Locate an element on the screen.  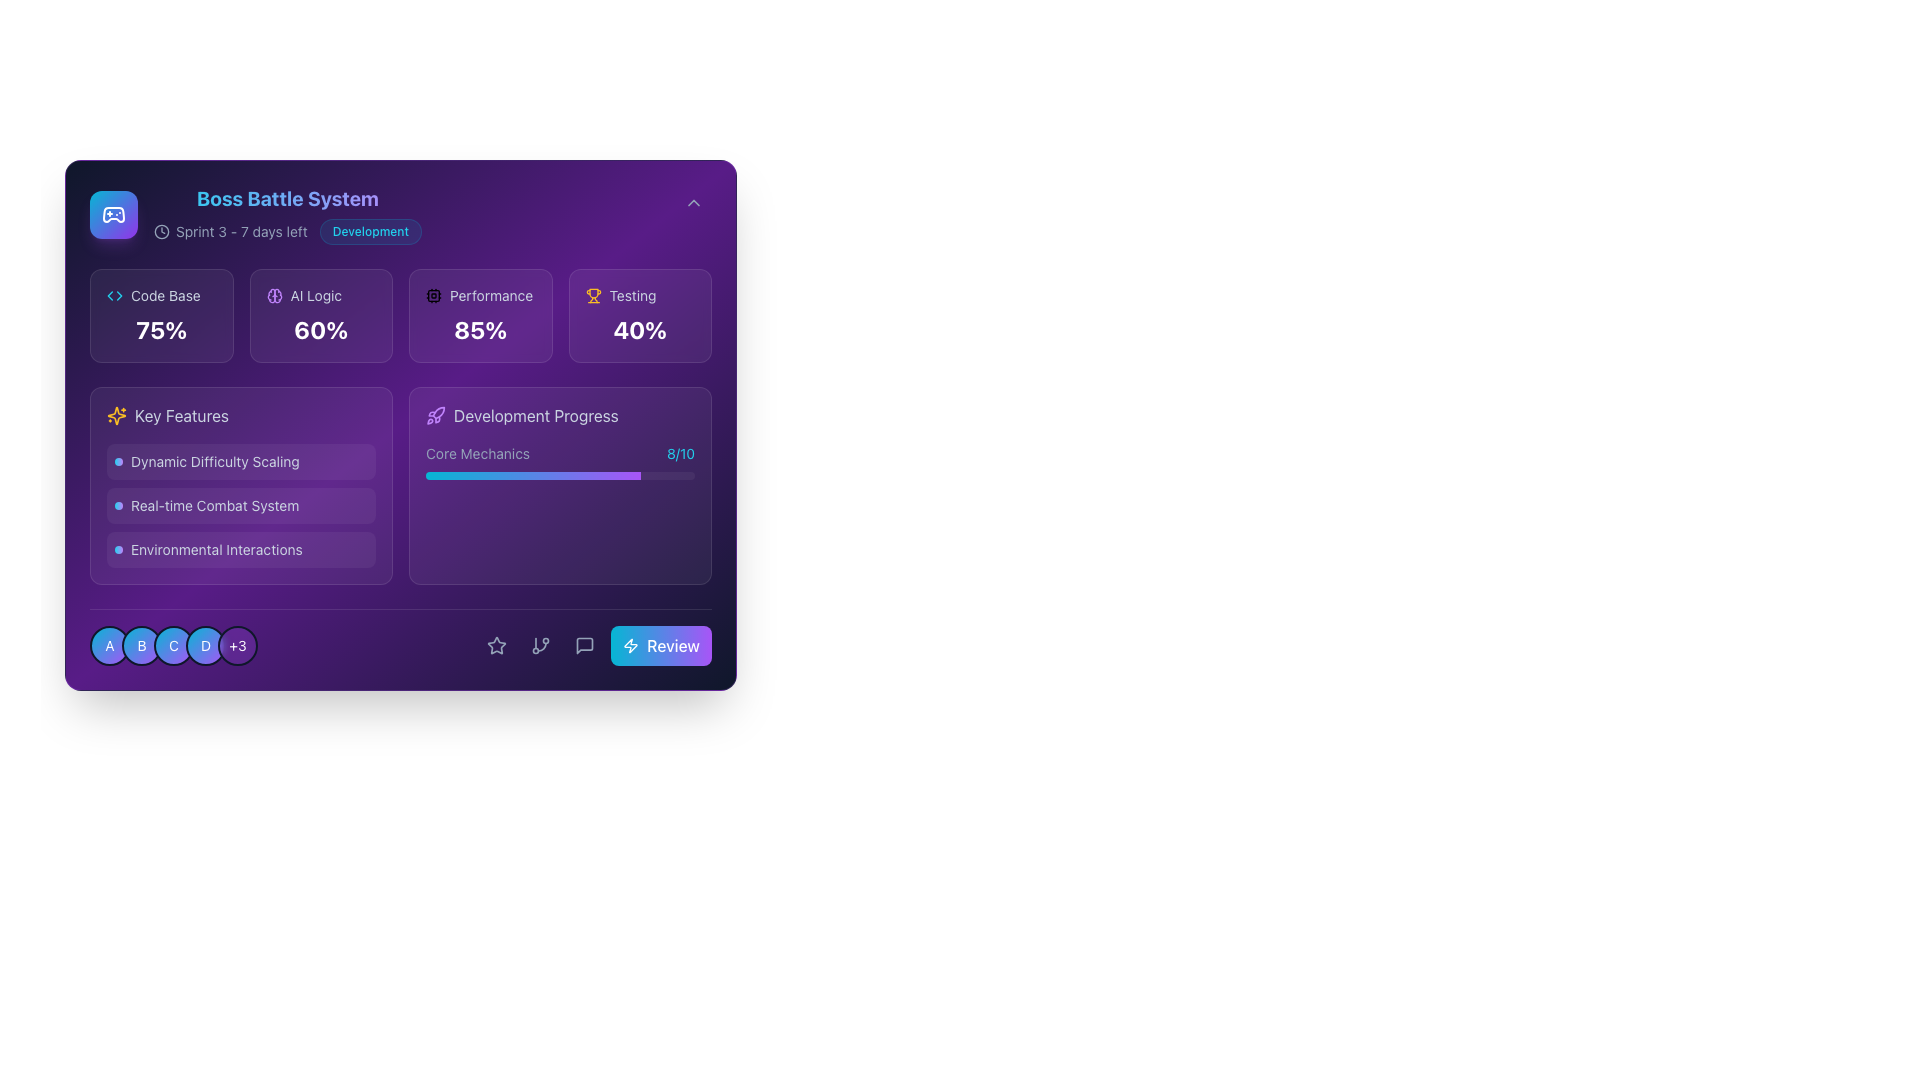
the informational text label describing the 'Boss Battle System' feature is located at coordinates (240, 504).